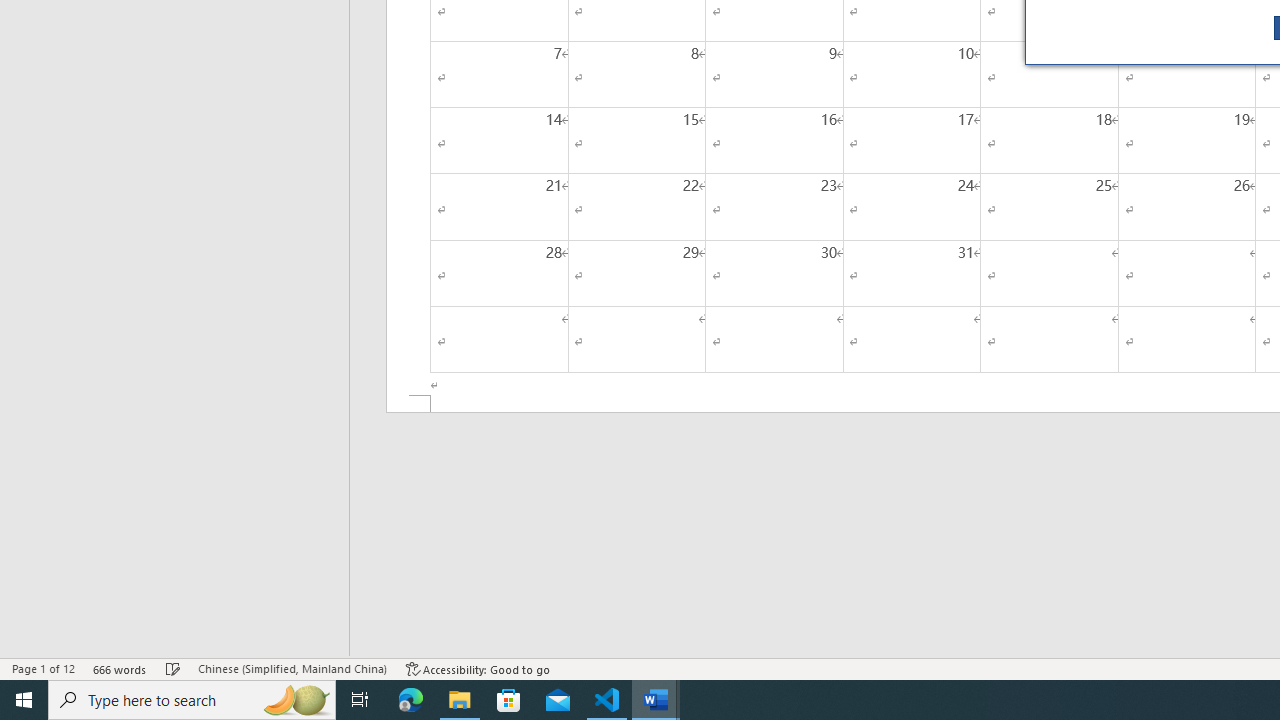  What do you see at coordinates (294, 698) in the screenshot?
I see `'Search highlights icon opens search home window'` at bounding box center [294, 698].